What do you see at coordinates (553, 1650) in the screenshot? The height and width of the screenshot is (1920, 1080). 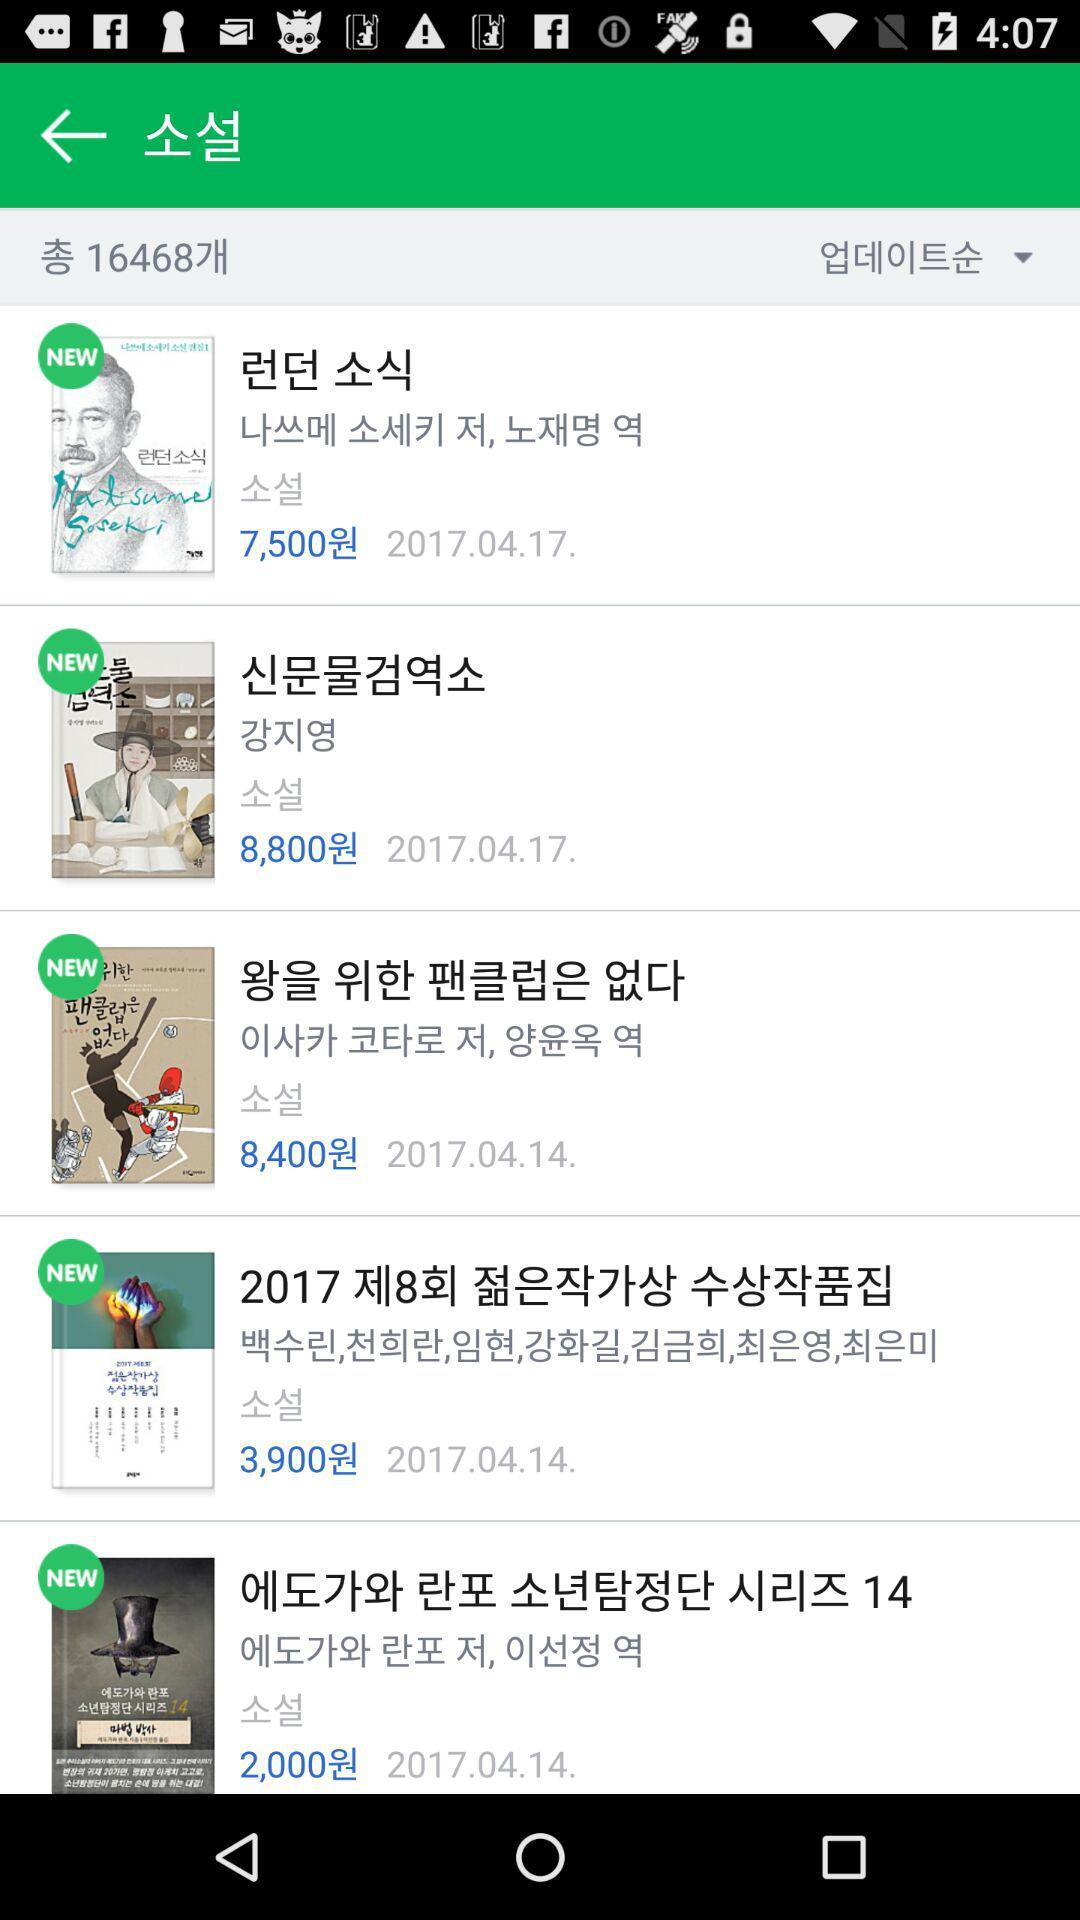 I see `the app to the right of the ,  app` at bounding box center [553, 1650].